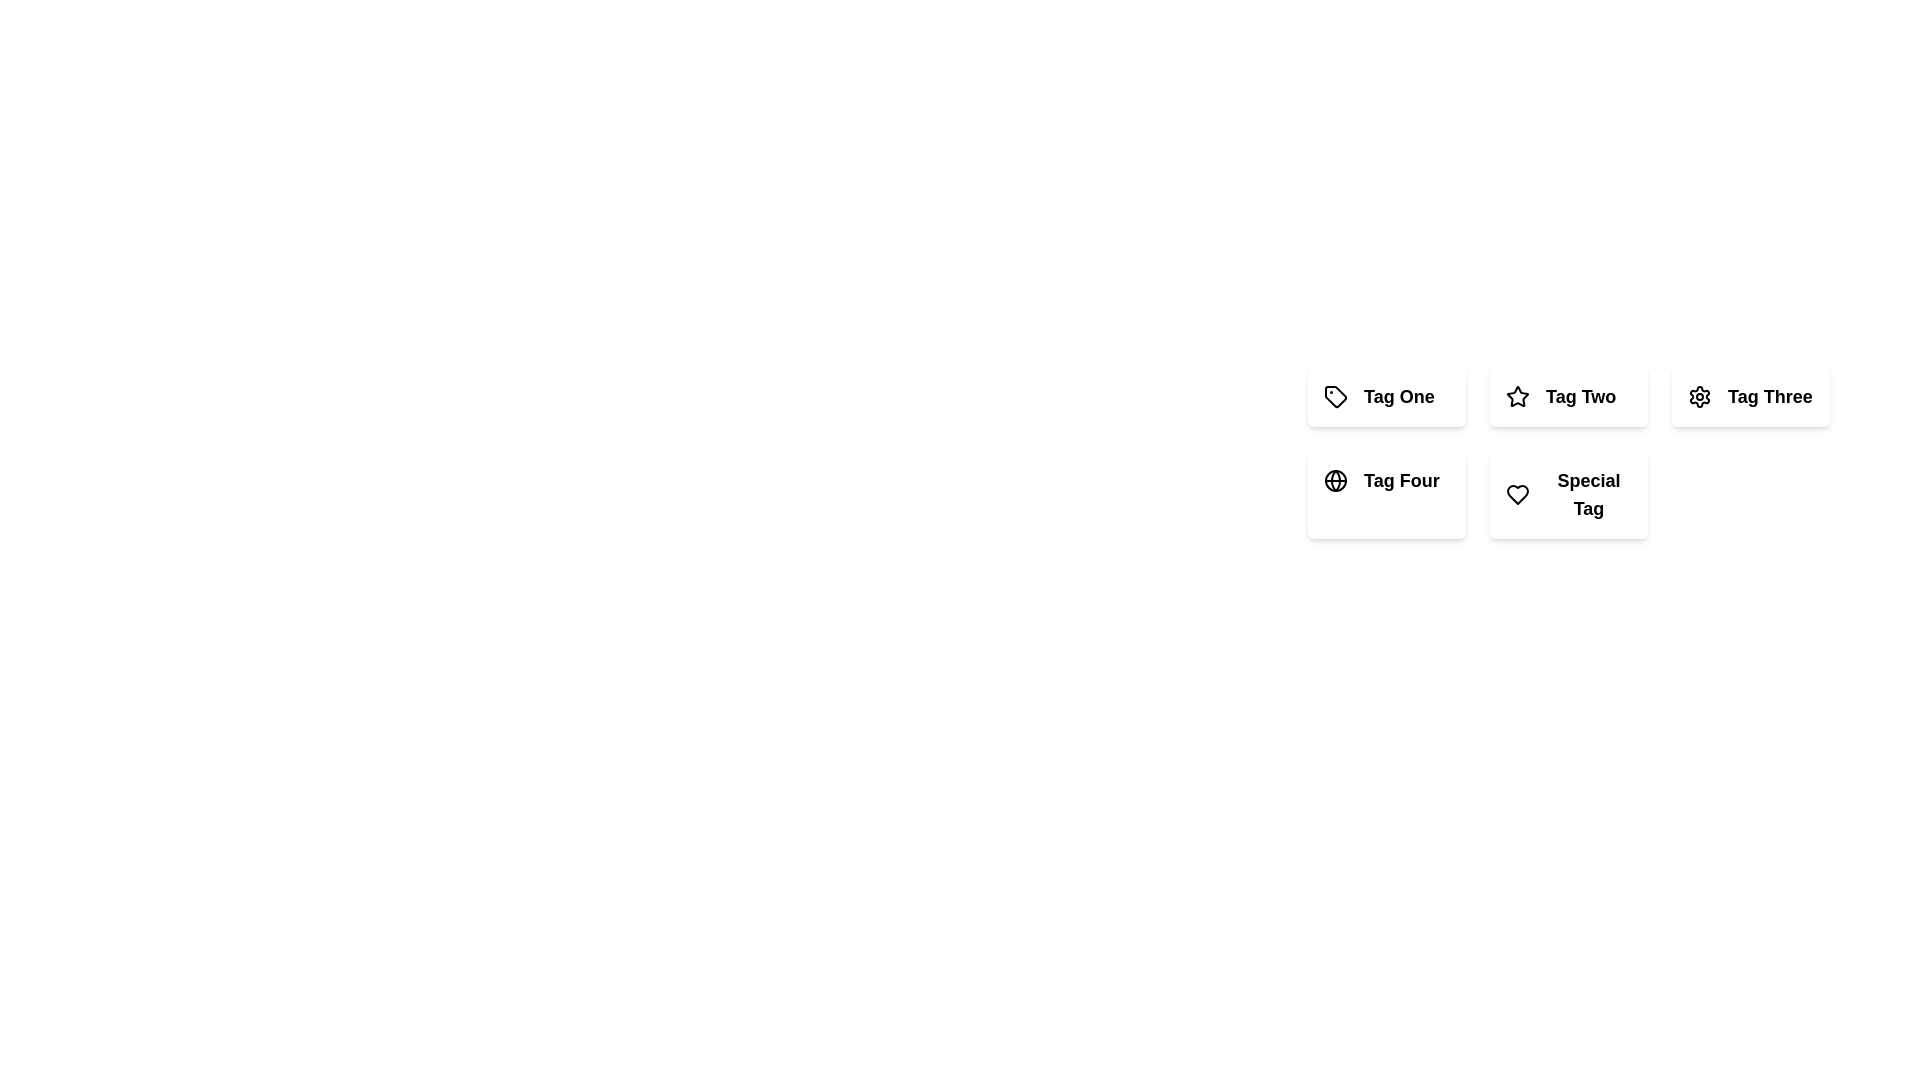 This screenshot has height=1080, width=1920. Describe the element at coordinates (1335, 397) in the screenshot. I see `the icon that symbolizes the tag or category associated with 'Tag One'` at that location.